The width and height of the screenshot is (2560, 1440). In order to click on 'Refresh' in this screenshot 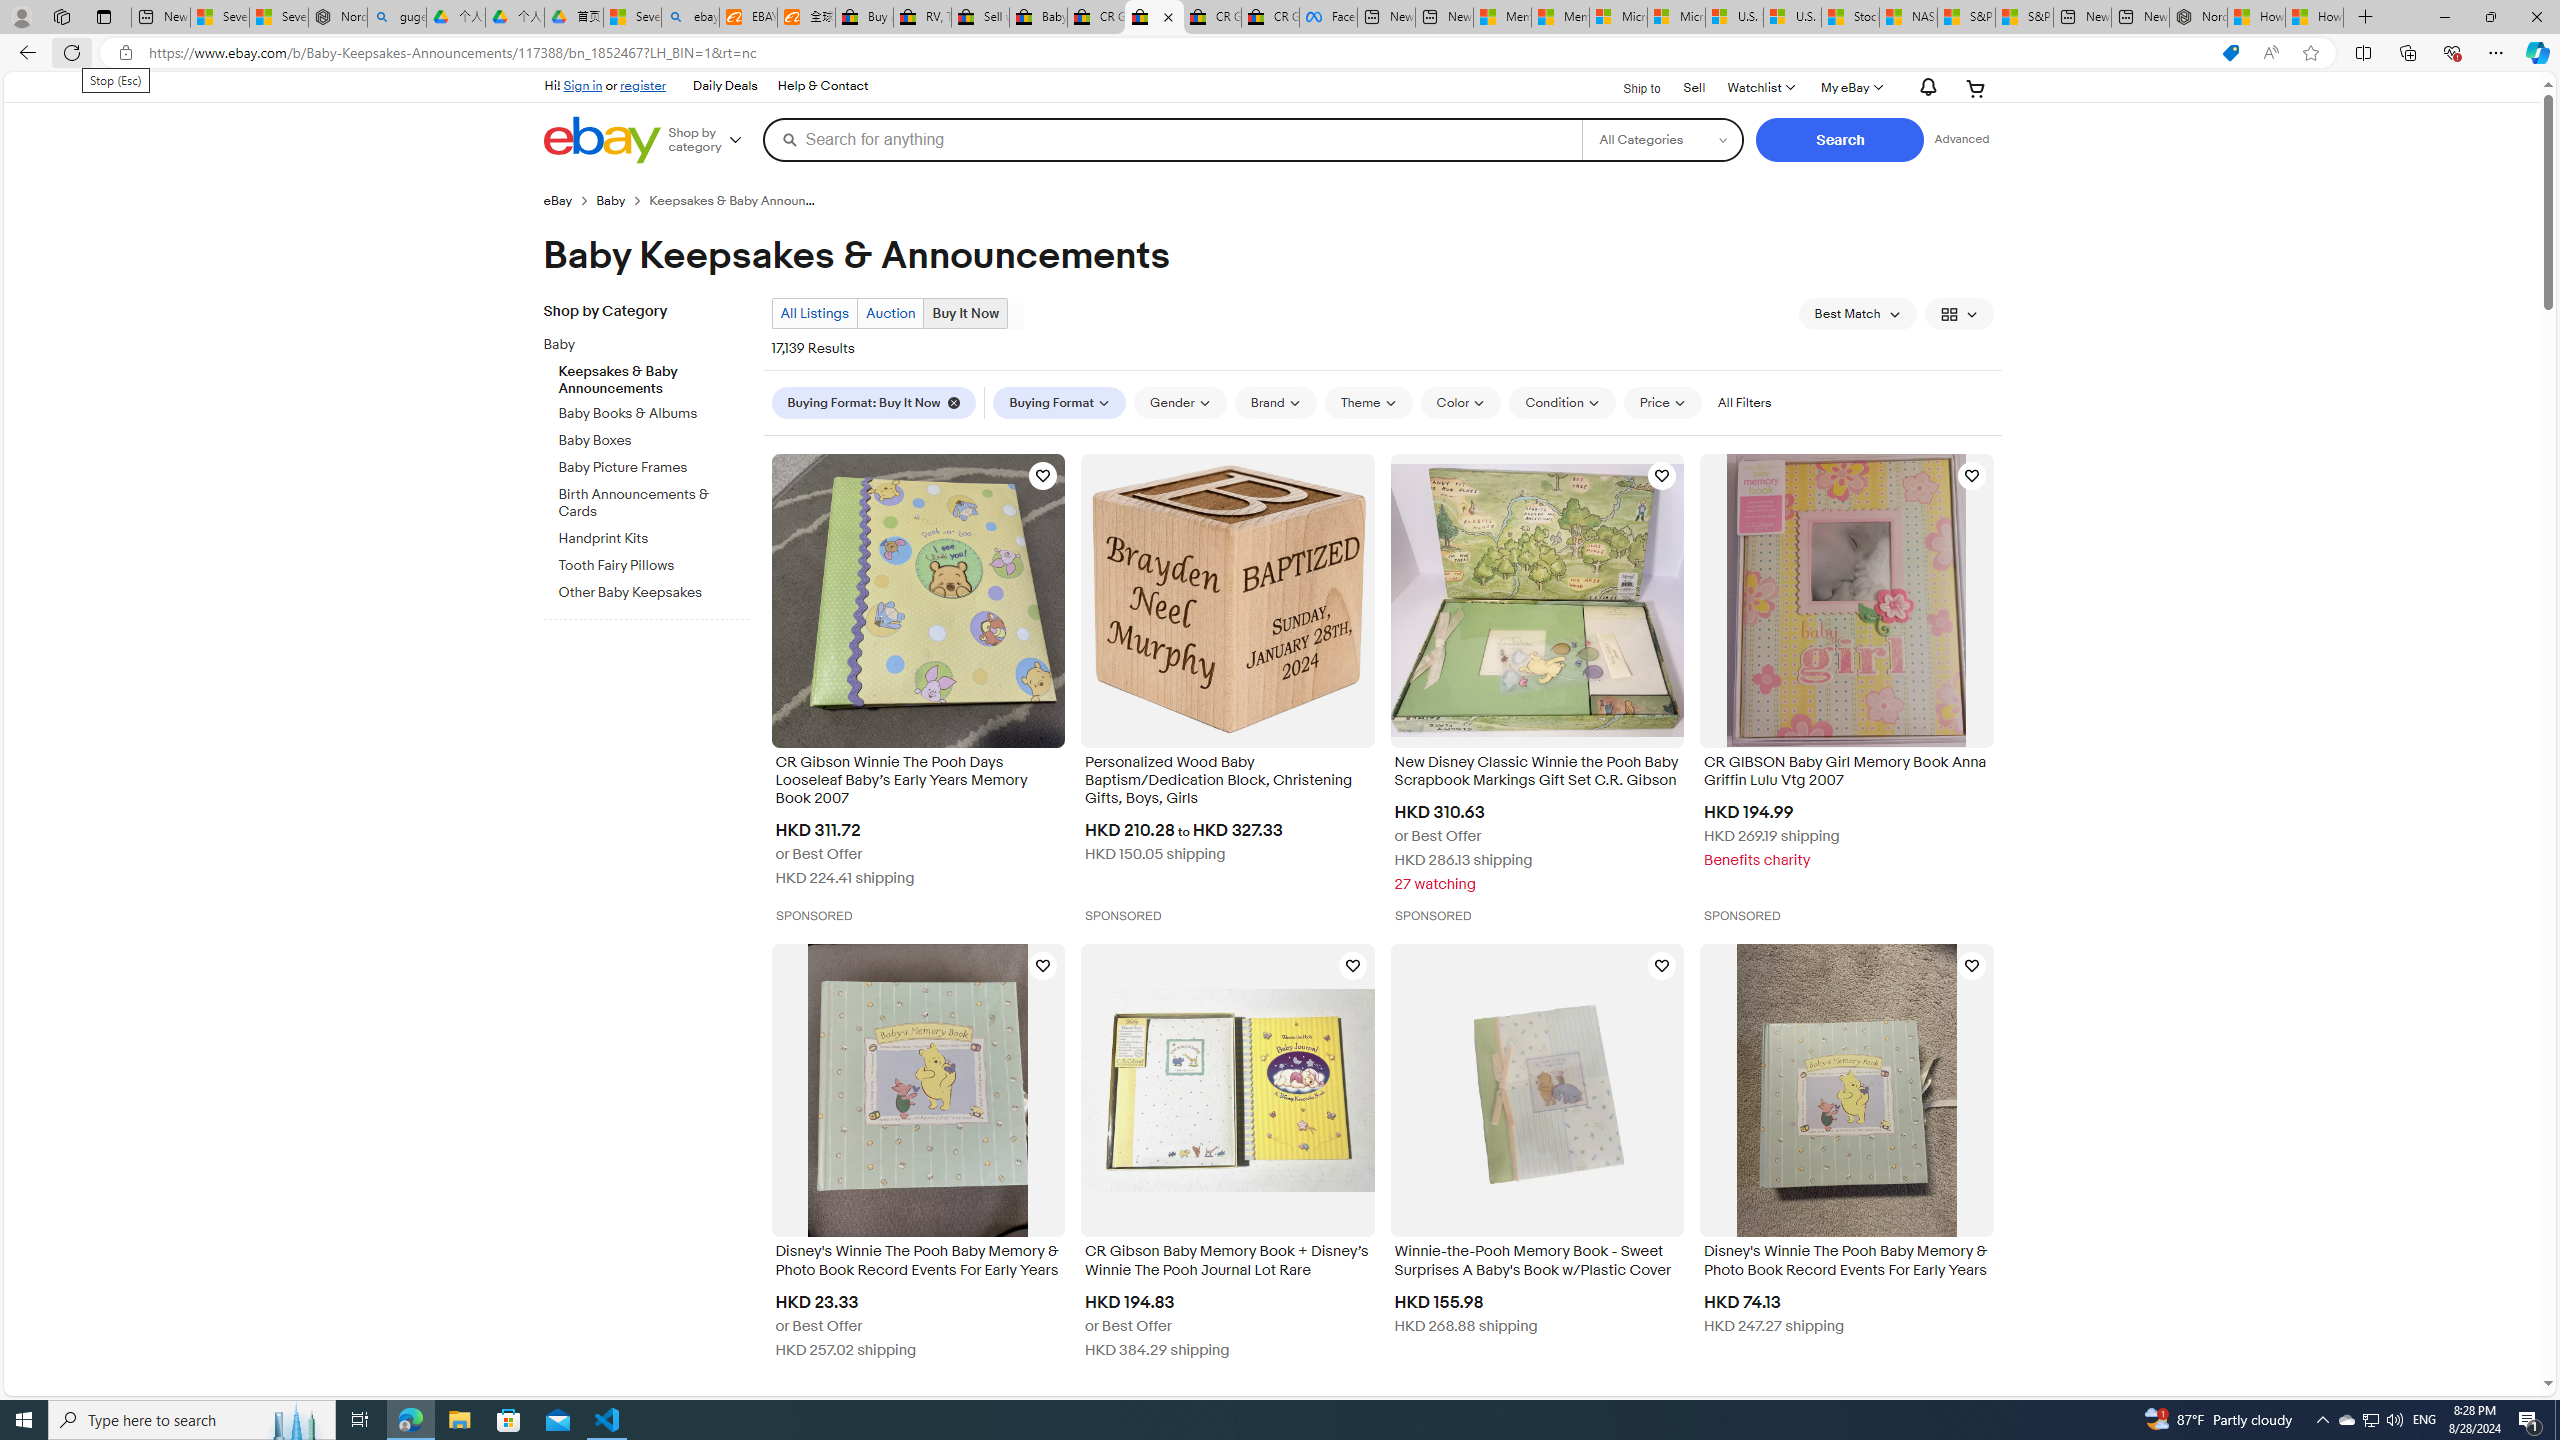, I will do `click(70, 51)`.